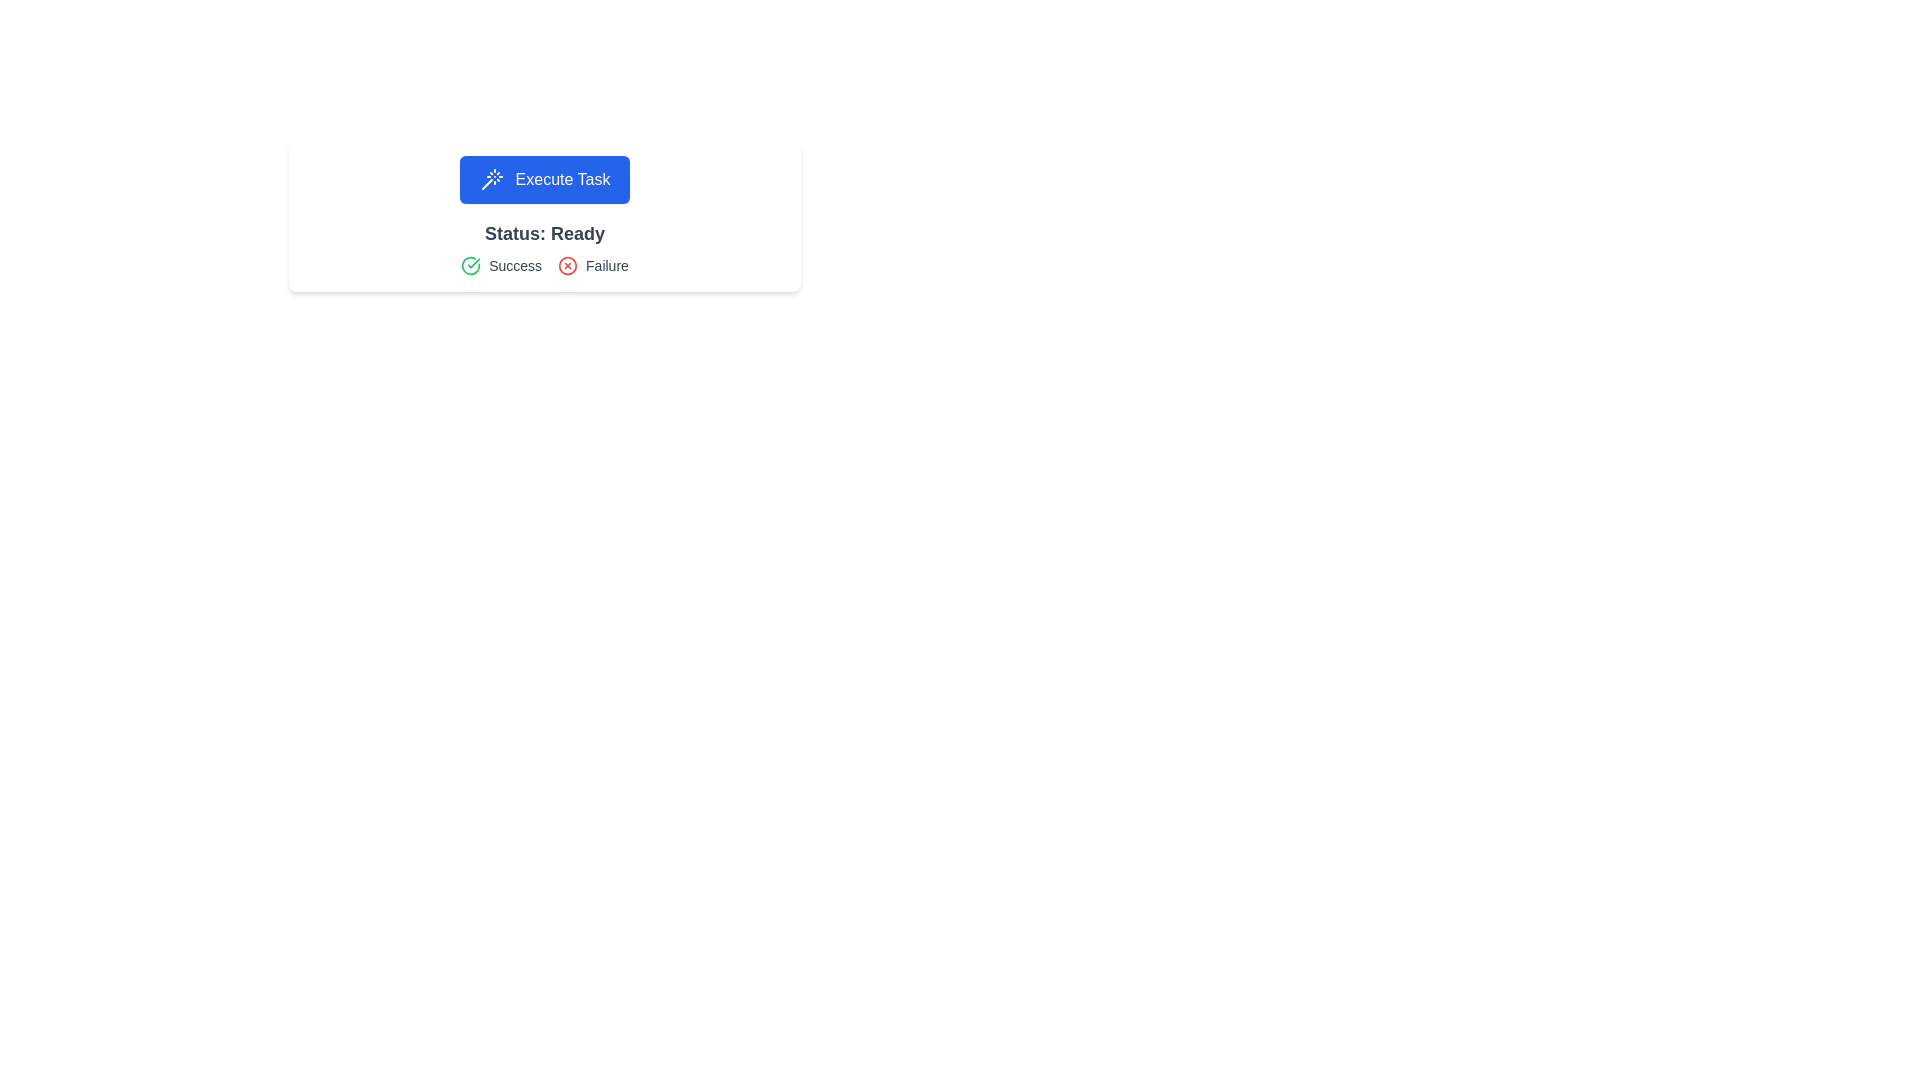 The width and height of the screenshot is (1920, 1080). Describe the element at coordinates (545, 233) in the screenshot. I see `the Text label that displays the current status of a task or process, positioned centrally below the 'Execute Task' button and above the 'Success' and 'Failure' indicators` at that location.